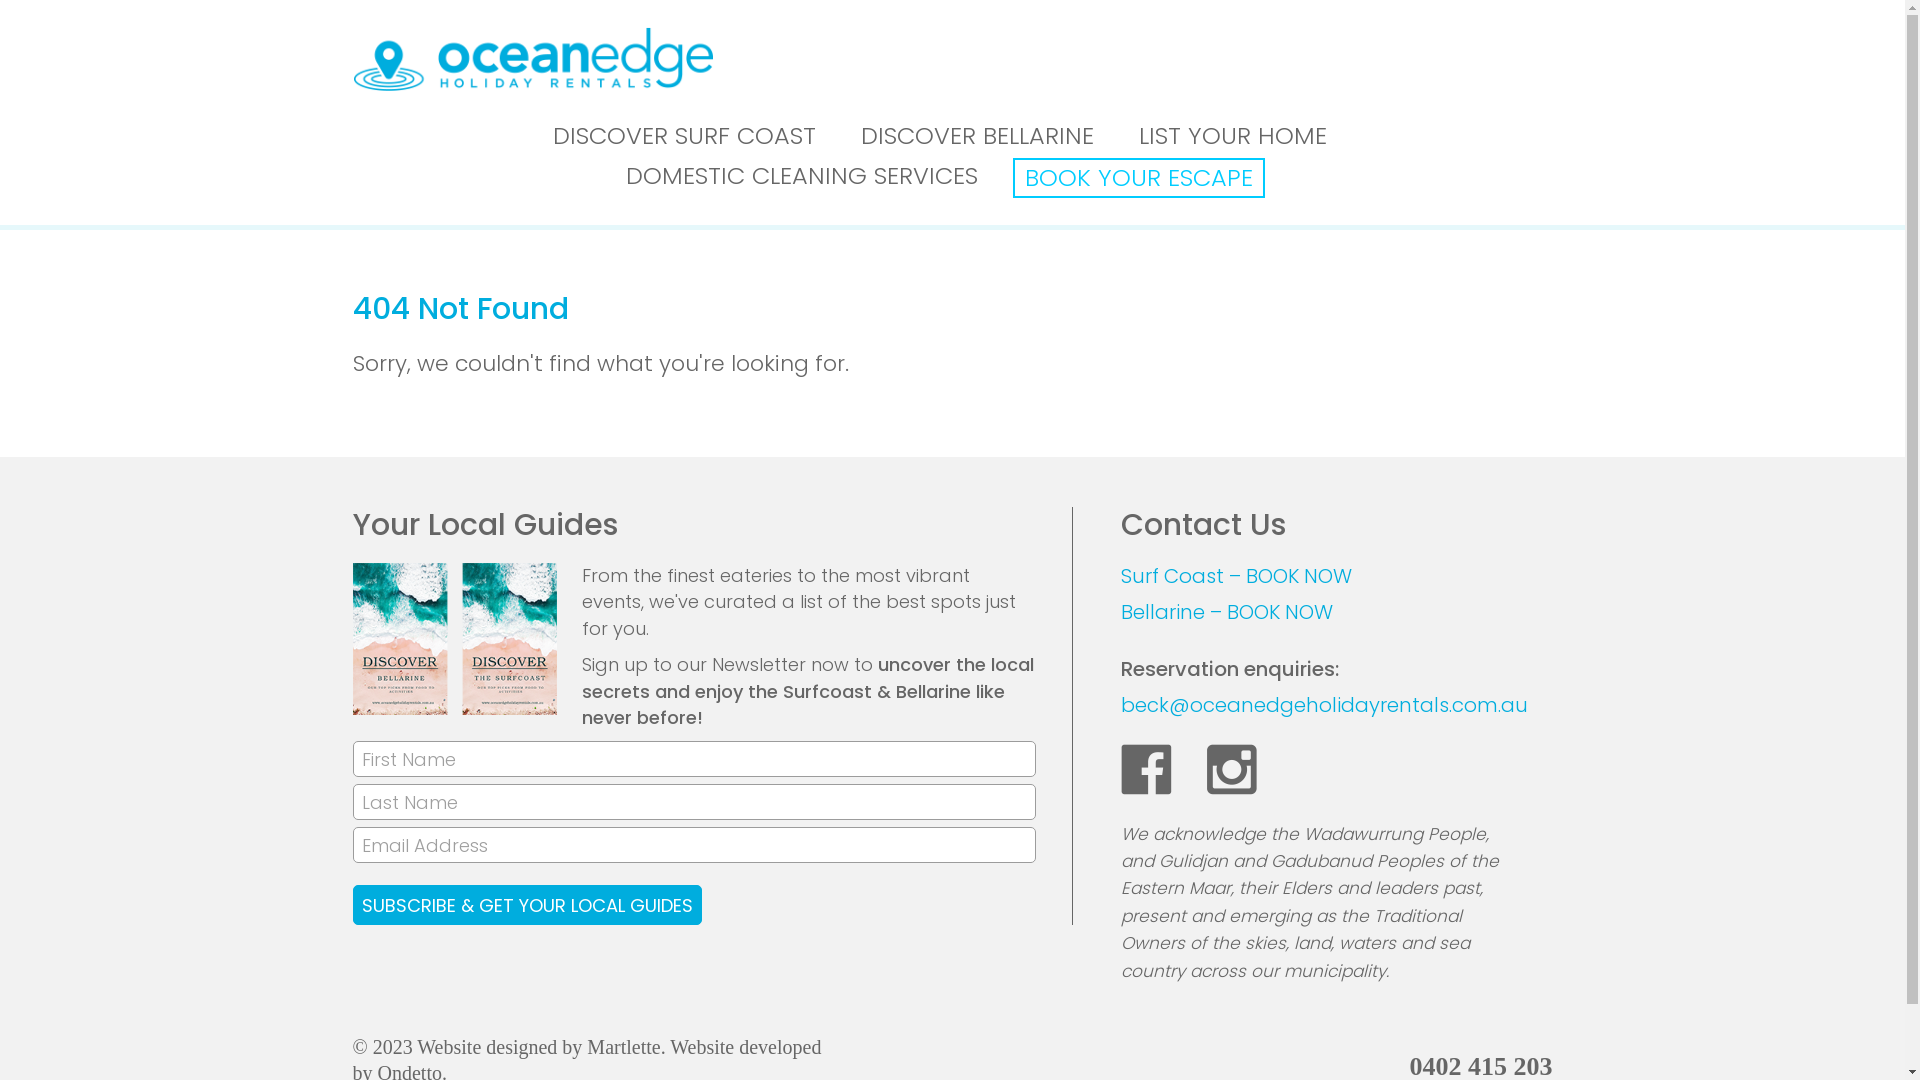 This screenshot has height=1080, width=1920. What do you see at coordinates (850, 137) in the screenshot?
I see `'DISCOVER BELLARINE'` at bounding box center [850, 137].